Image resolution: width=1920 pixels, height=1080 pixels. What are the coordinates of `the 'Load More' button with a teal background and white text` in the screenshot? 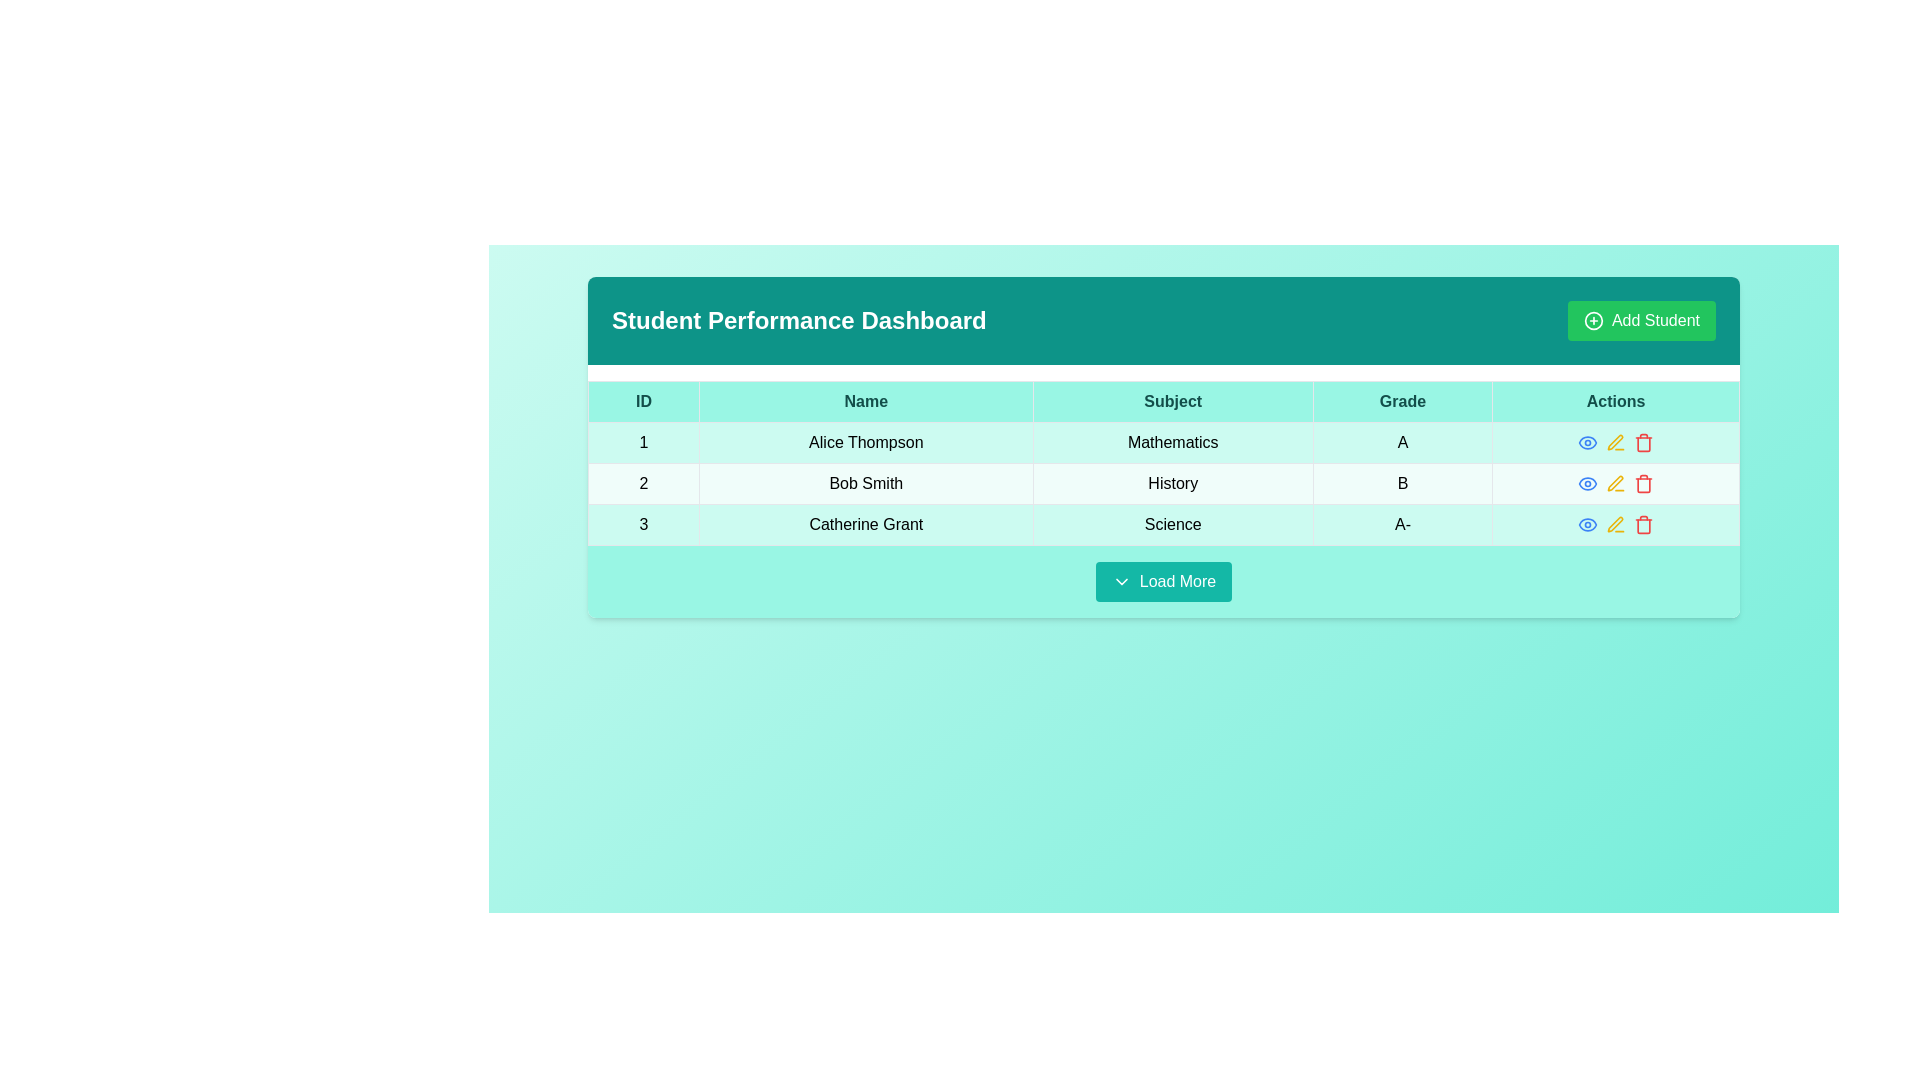 It's located at (1163, 582).